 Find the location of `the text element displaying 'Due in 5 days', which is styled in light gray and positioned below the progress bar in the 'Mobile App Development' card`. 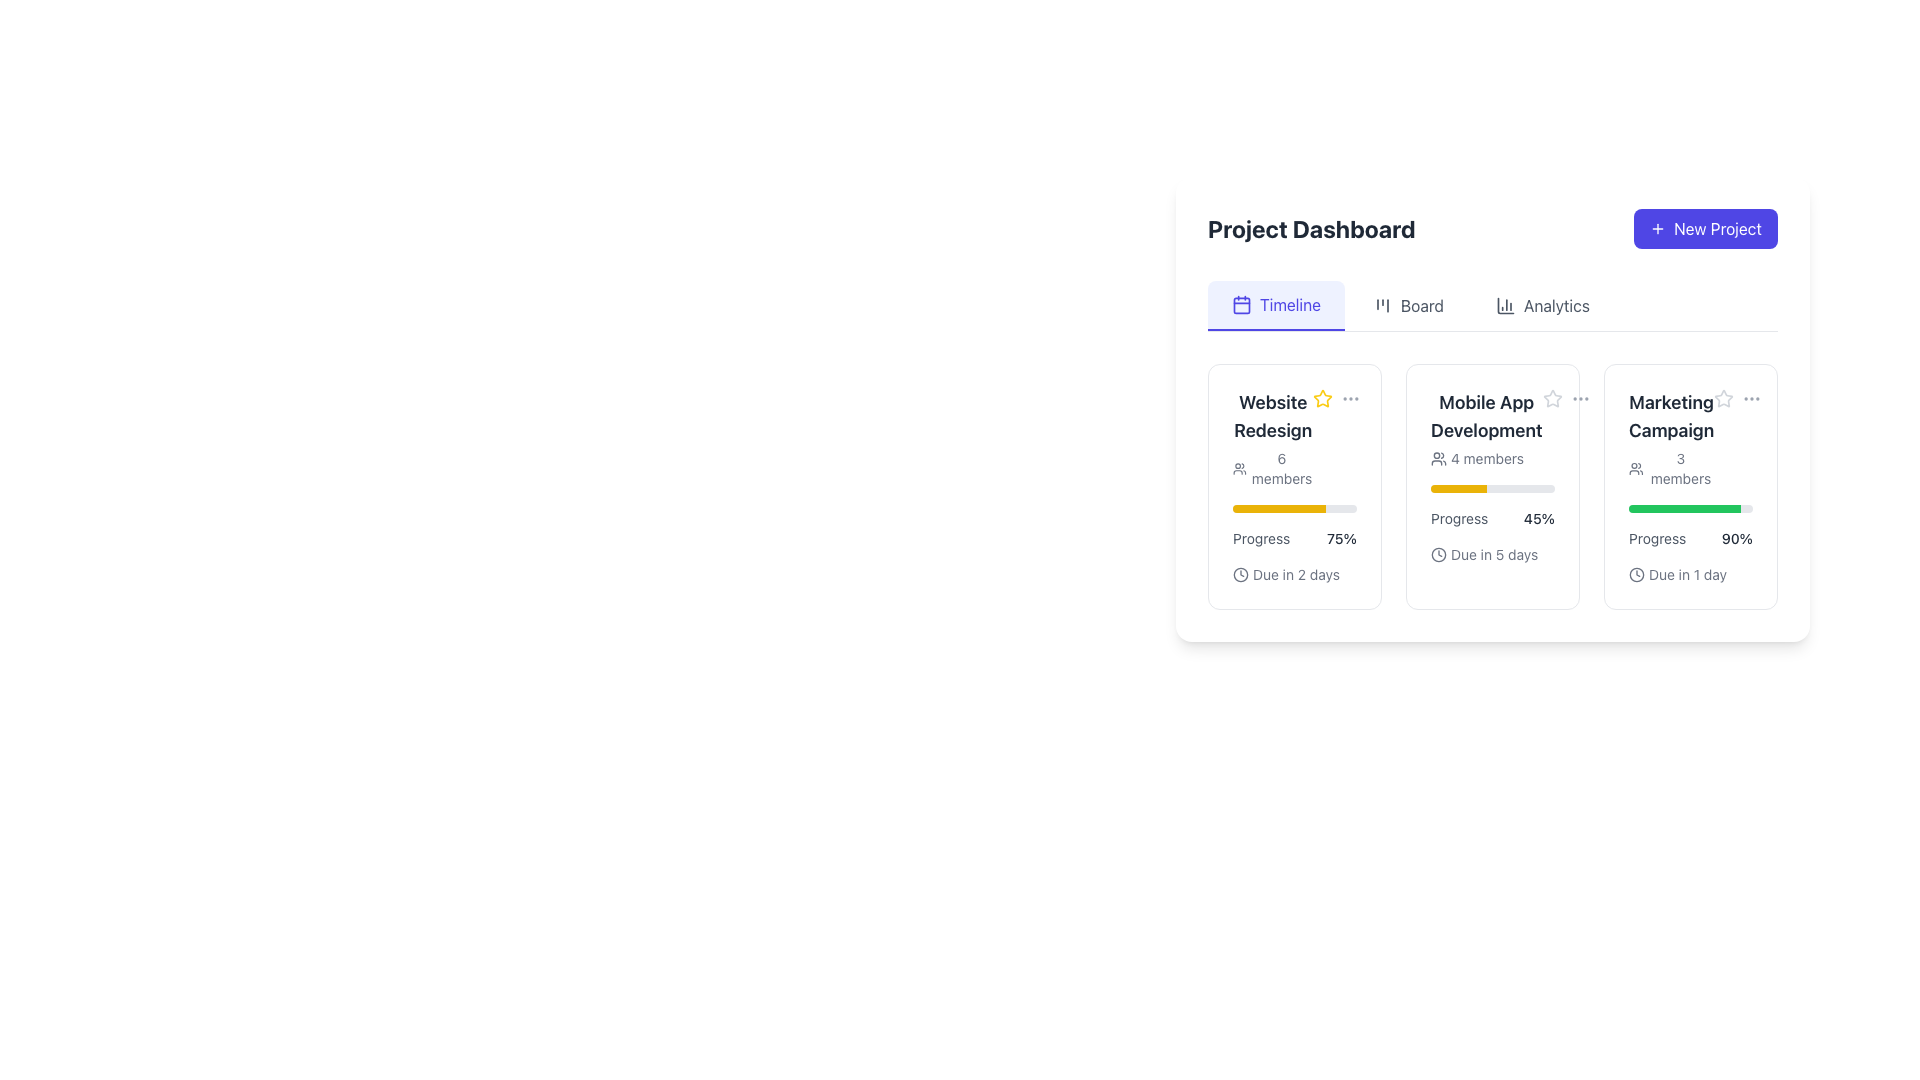

the text element displaying 'Due in 5 days', which is styled in light gray and positioned below the progress bar in the 'Mobile App Development' card is located at coordinates (1494, 555).